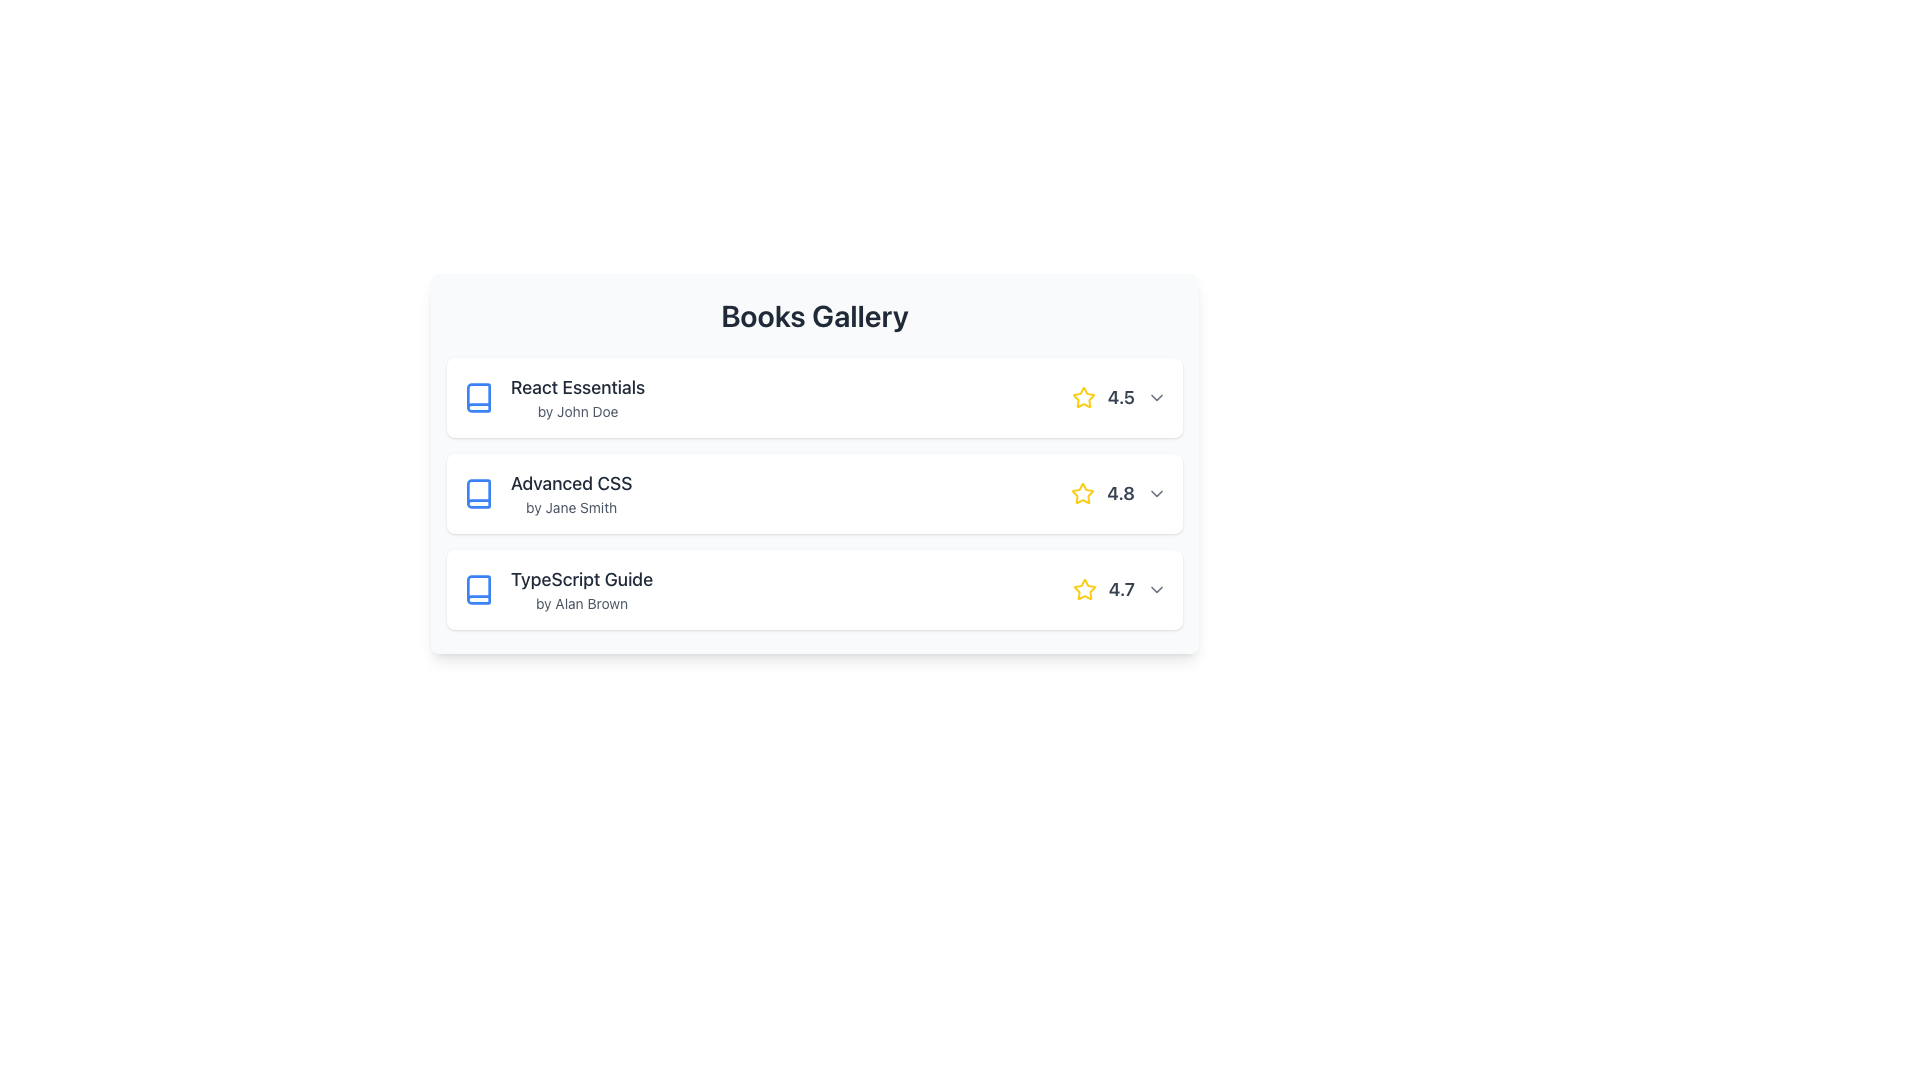  Describe the element at coordinates (815, 463) in the screenshot. I see `book details from the second card UI component in the 'Books Gallery' section, which provides information about a specific book including its title, author, and rating` at that location.